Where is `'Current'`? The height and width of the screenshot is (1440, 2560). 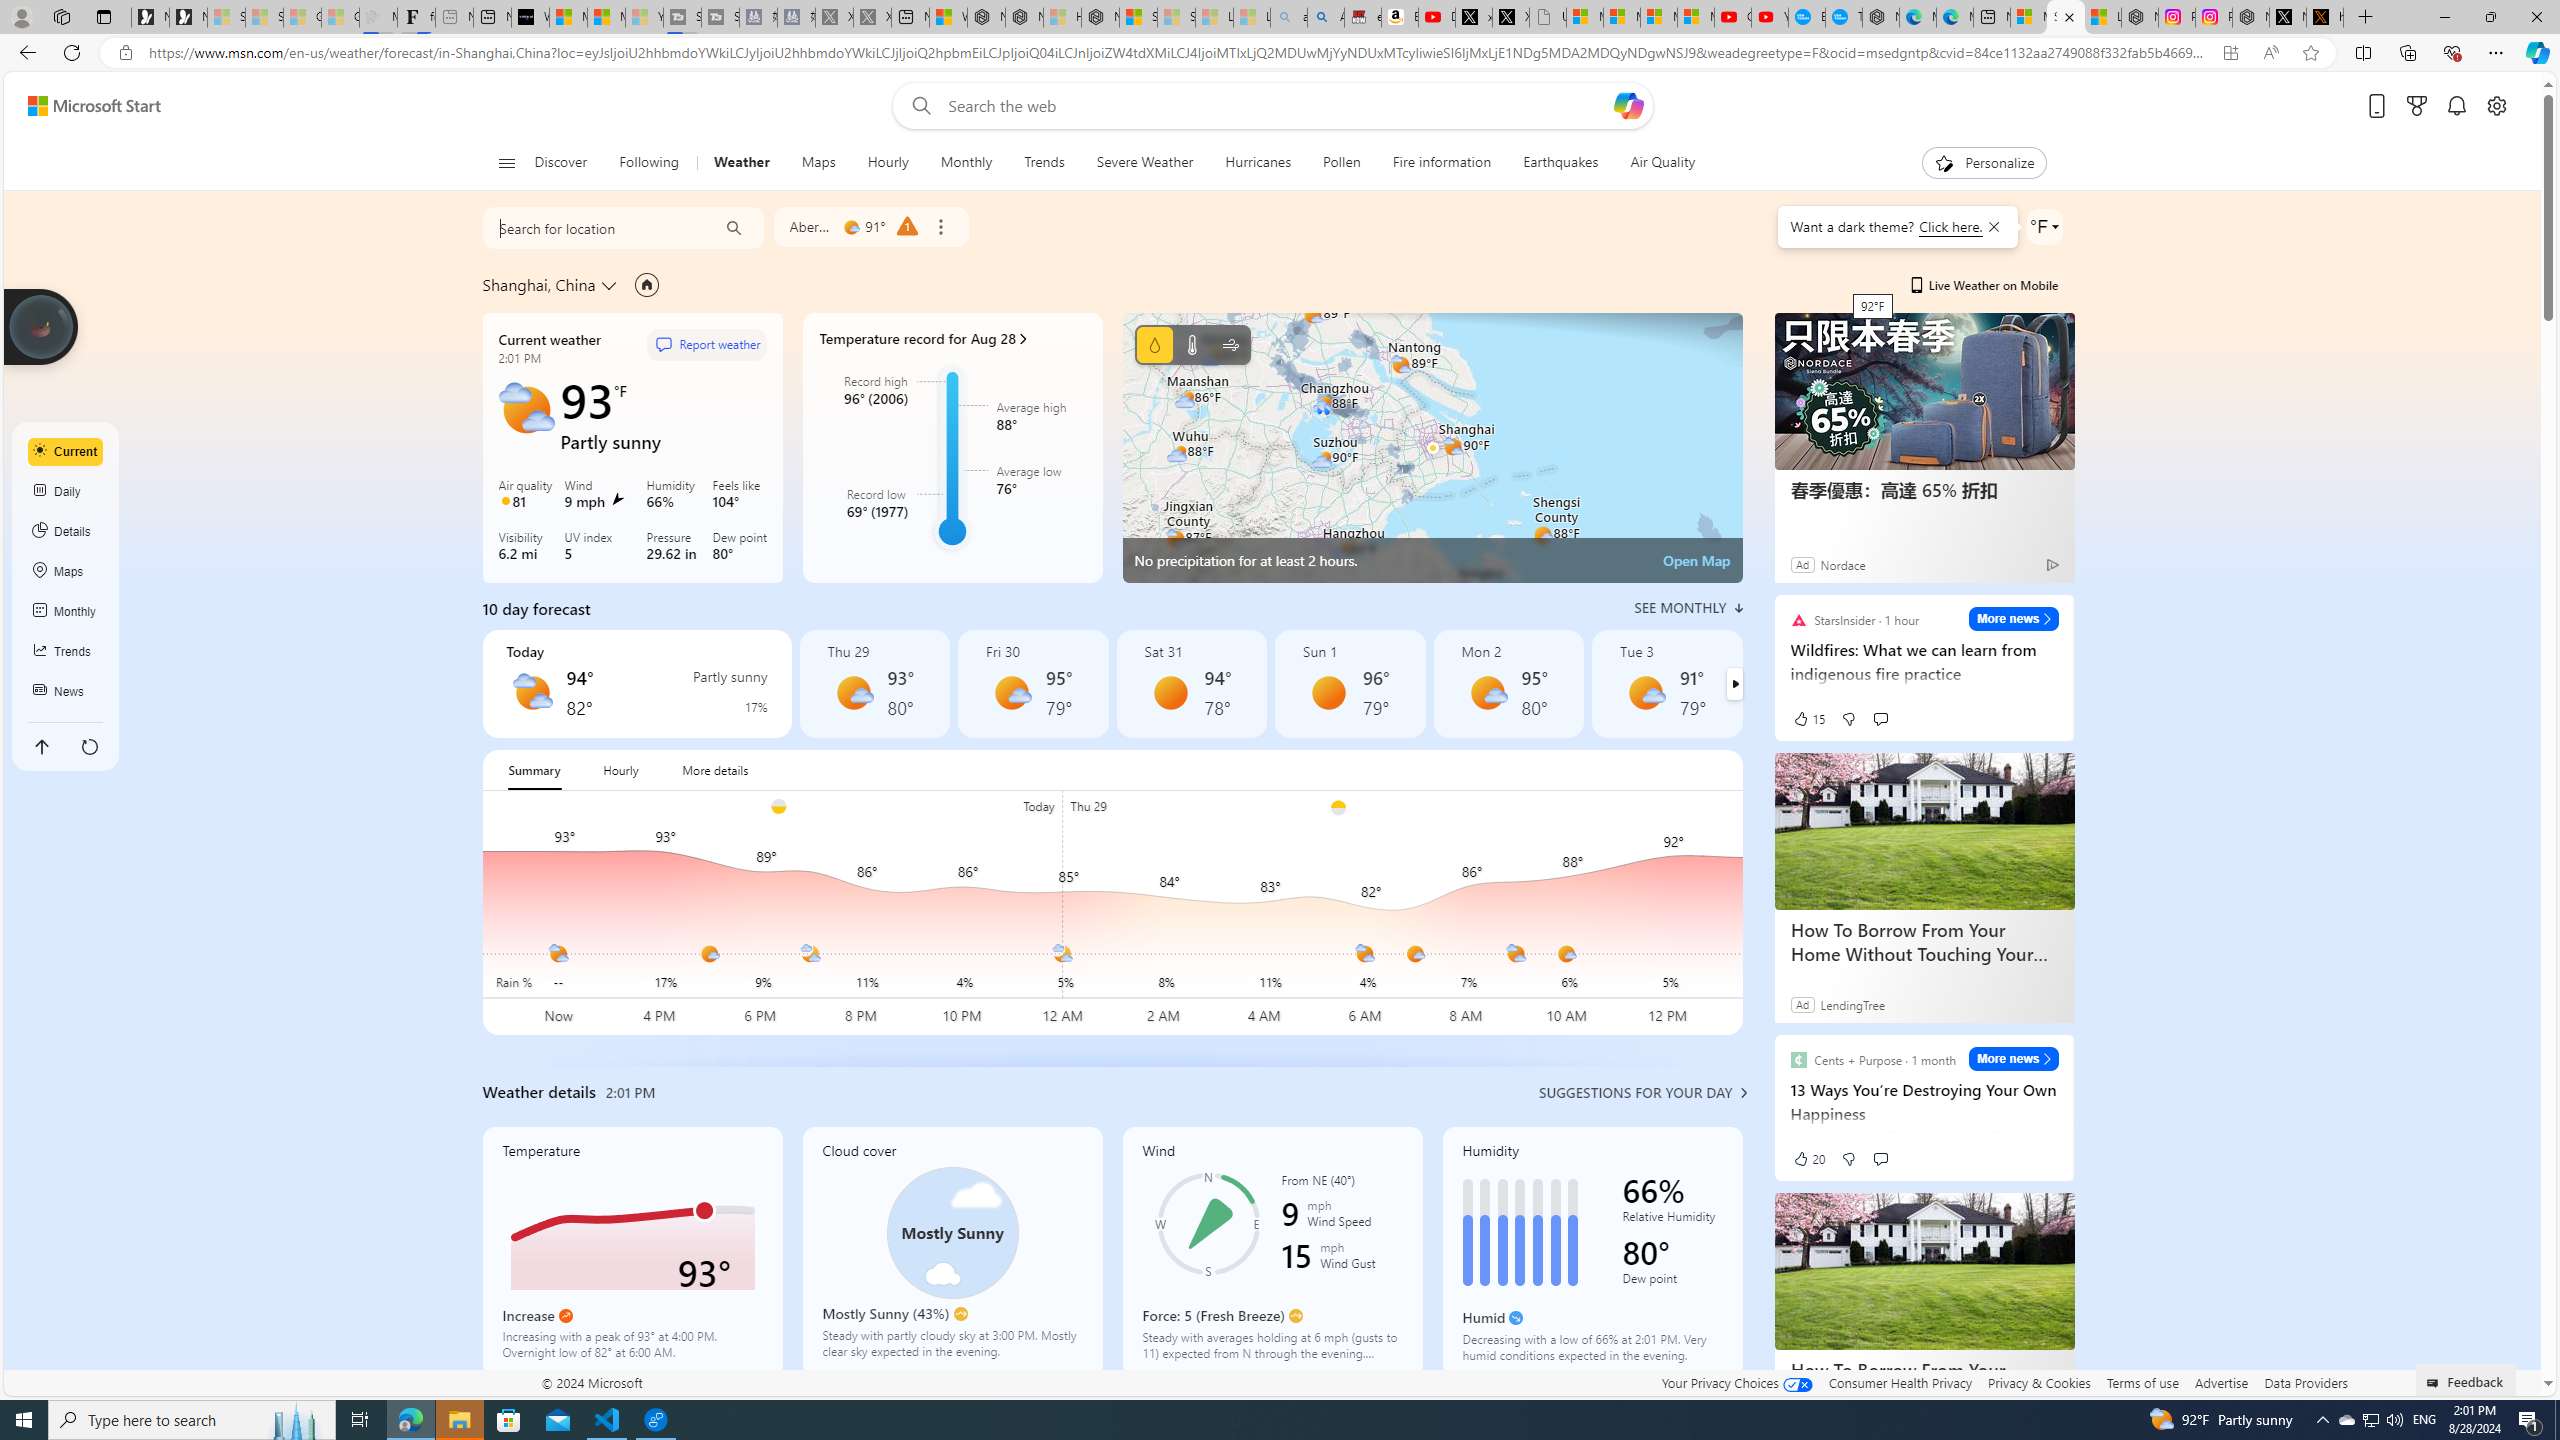
'Current' is located at coordinates (65, 451).